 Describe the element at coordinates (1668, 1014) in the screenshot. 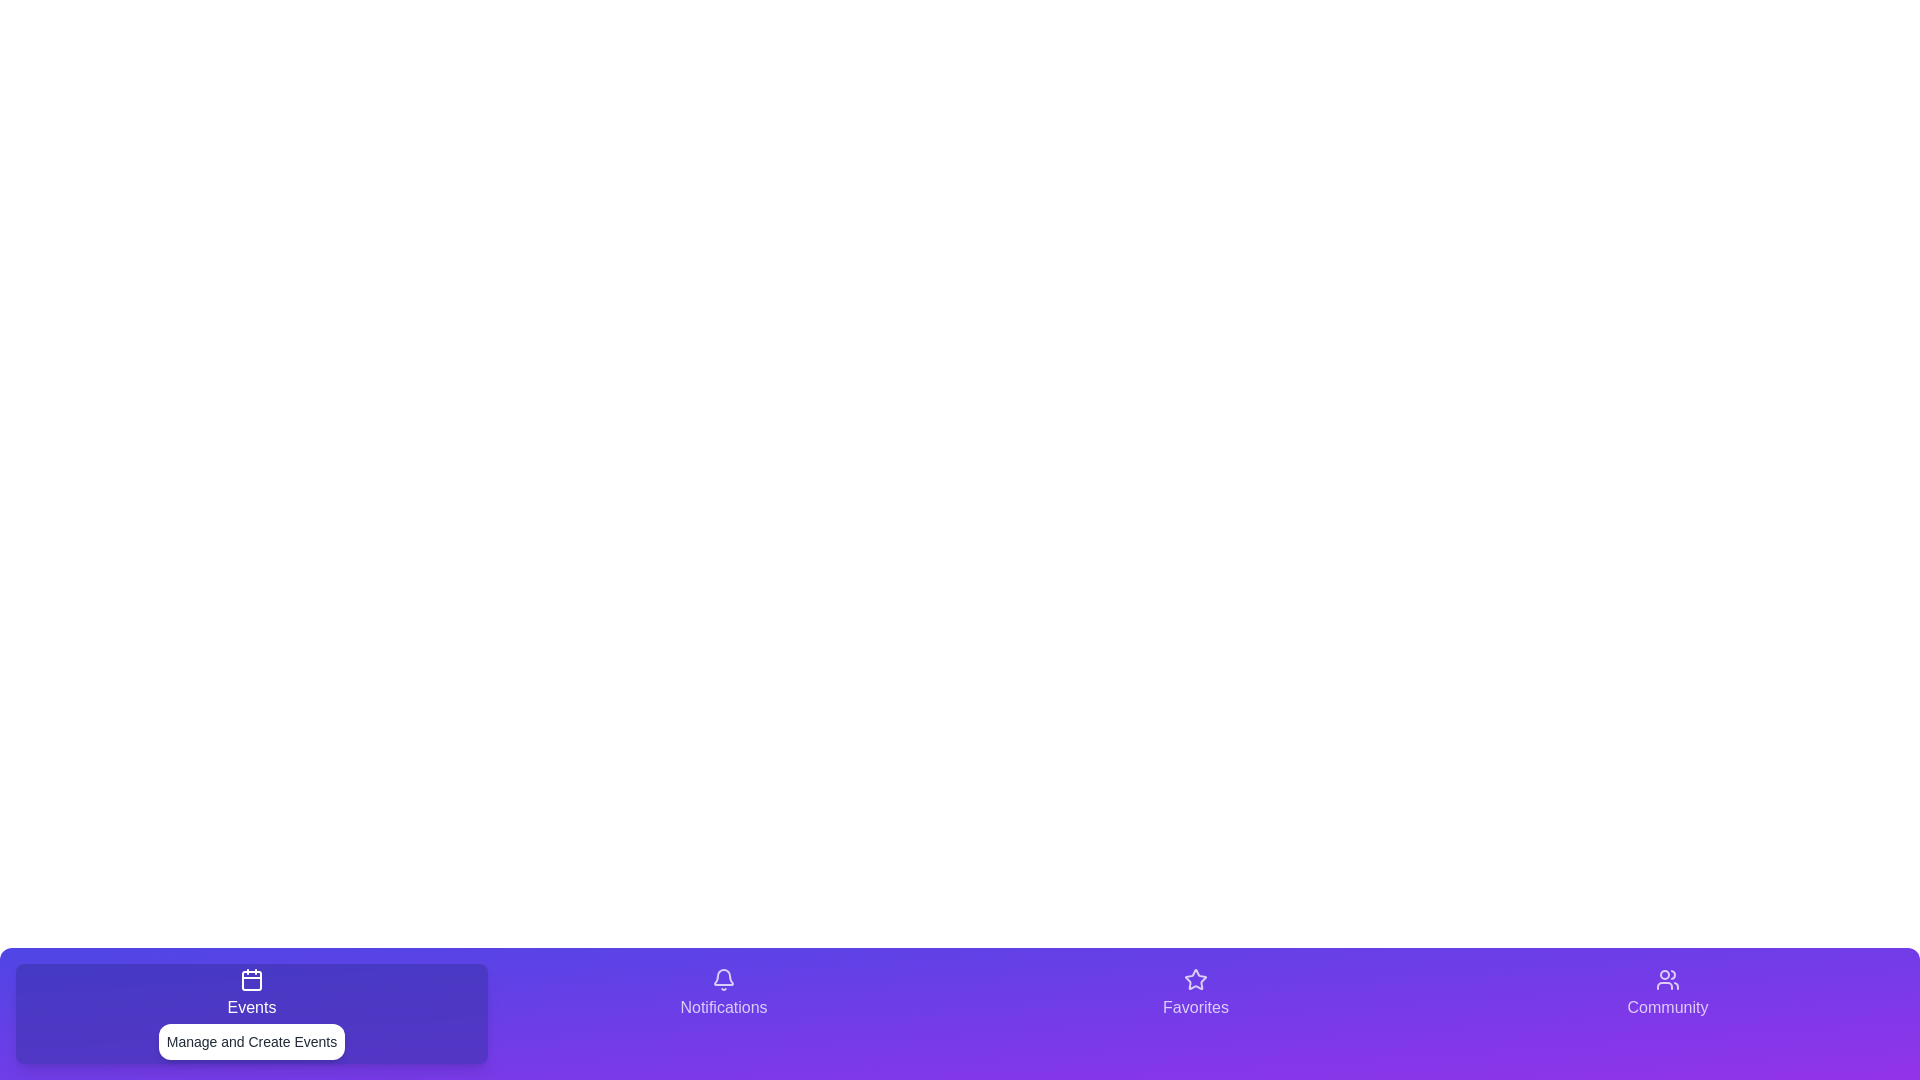

I see `the tab labeled Community to observe its hover effect` at that location.